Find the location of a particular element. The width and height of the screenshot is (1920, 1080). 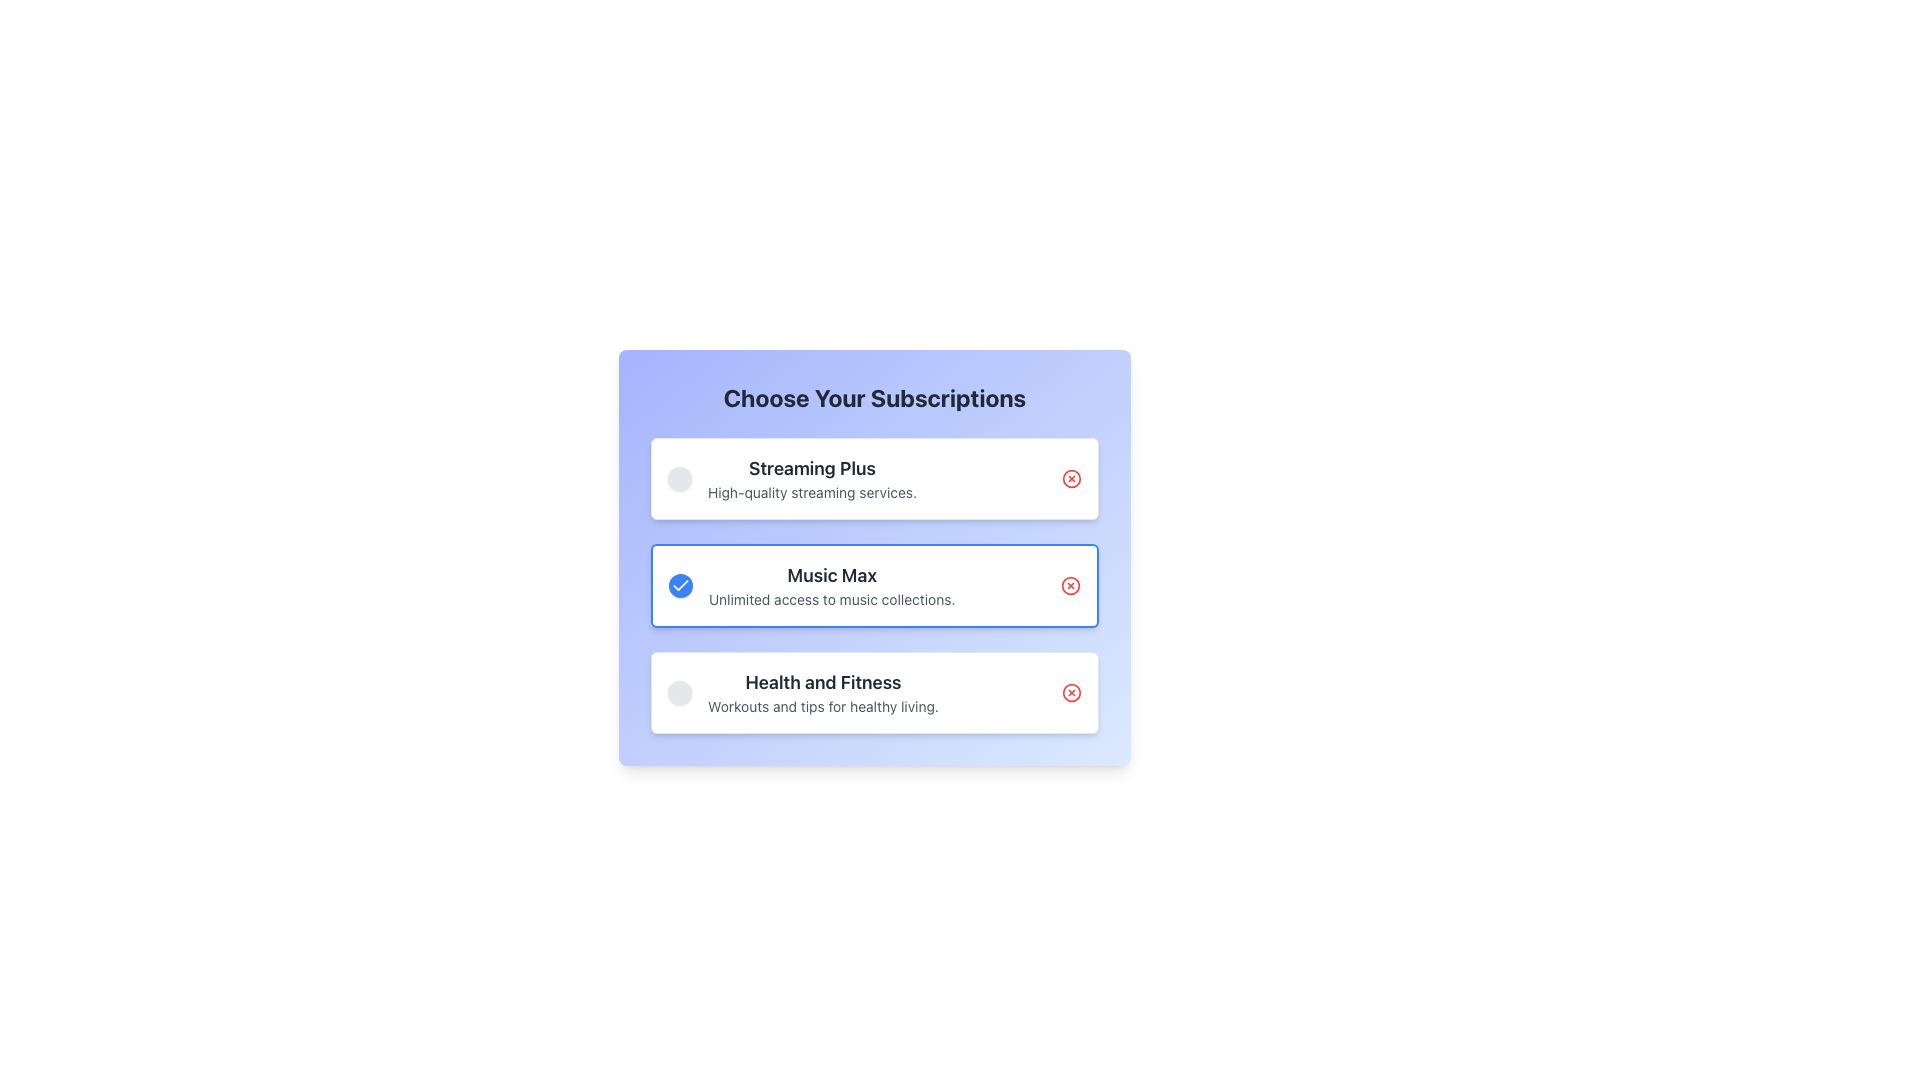

the static text displaying 'Workouts and tips for healthy living.' located beneath the title 'Health and Fitness' in the third subscription option card is located at coordinates (823, 705).